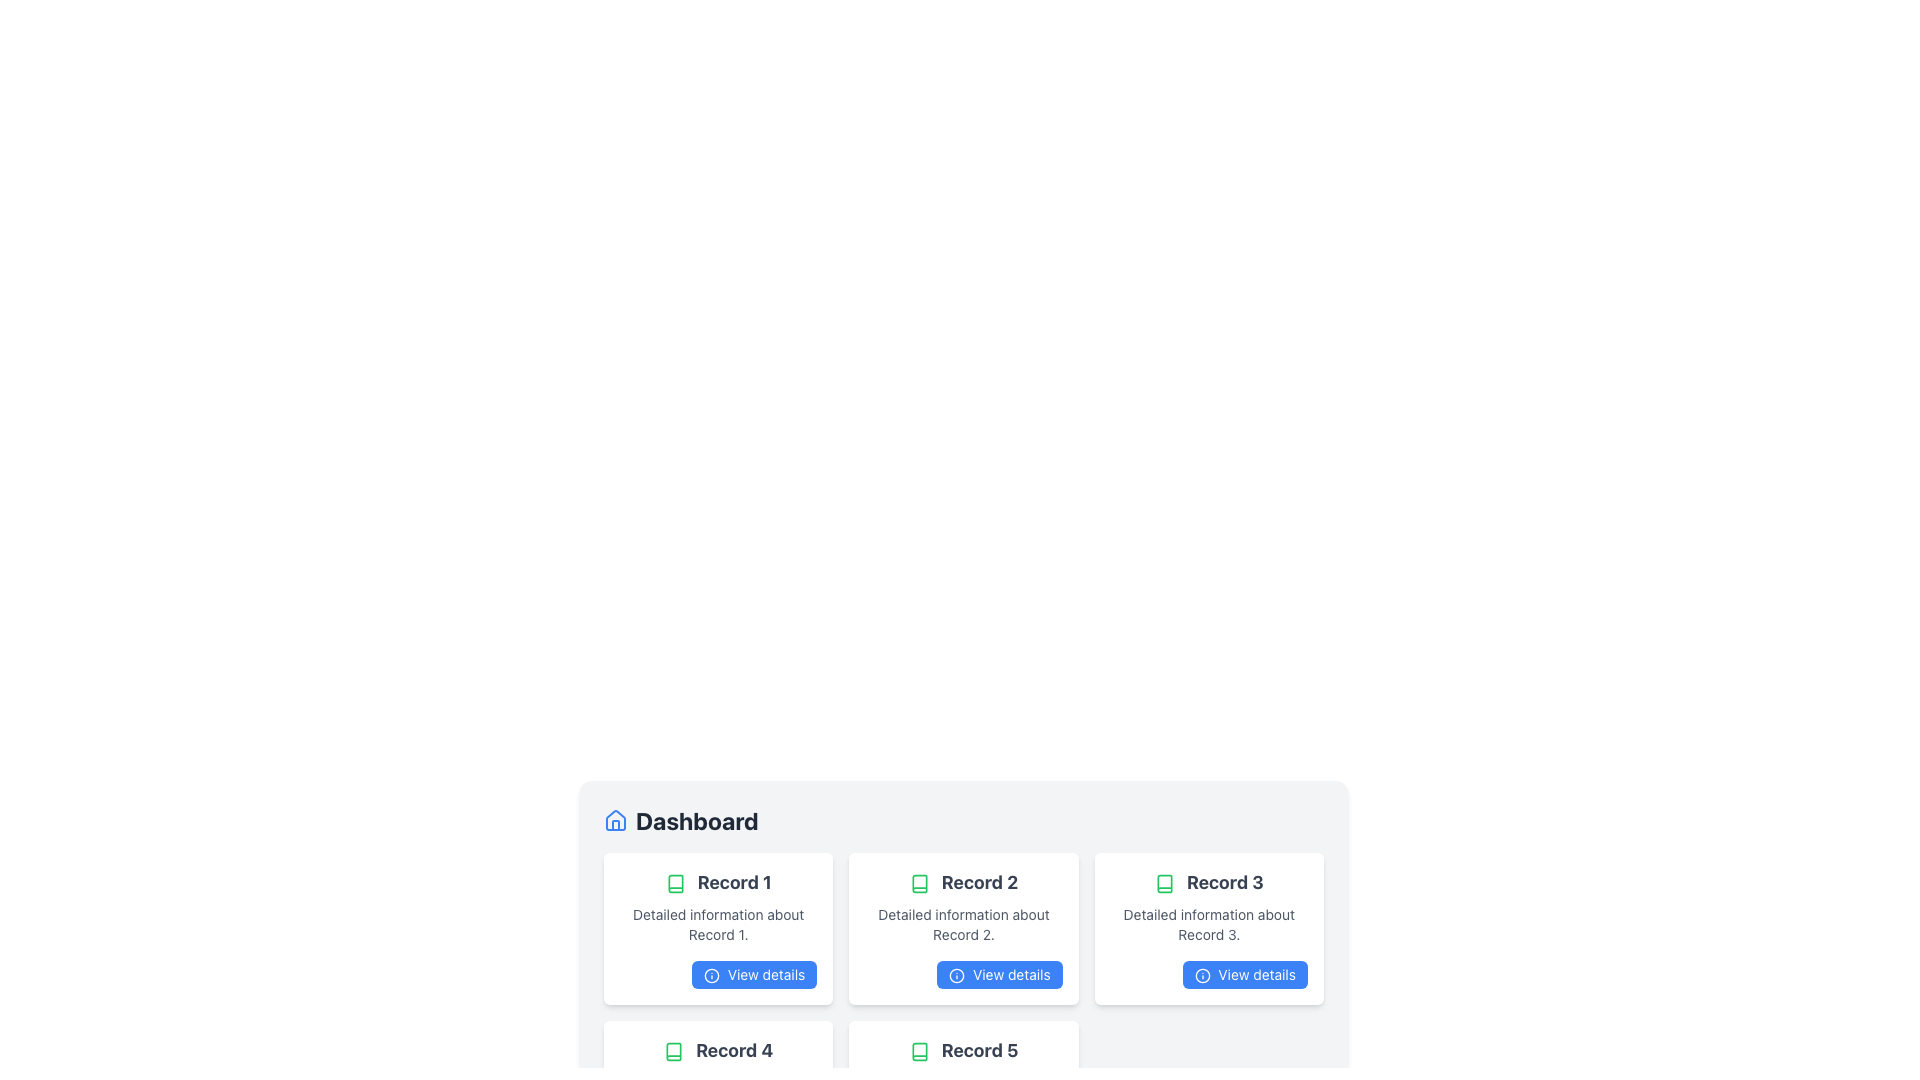 This screenshot has height=1080, width=1920. Describe the element at coordinates (711, 975) in the screenshot. I see `the icon within the 'View details' button on the card for 'Record 1' located in the first column under the 'Dashboard' heading` at that location.